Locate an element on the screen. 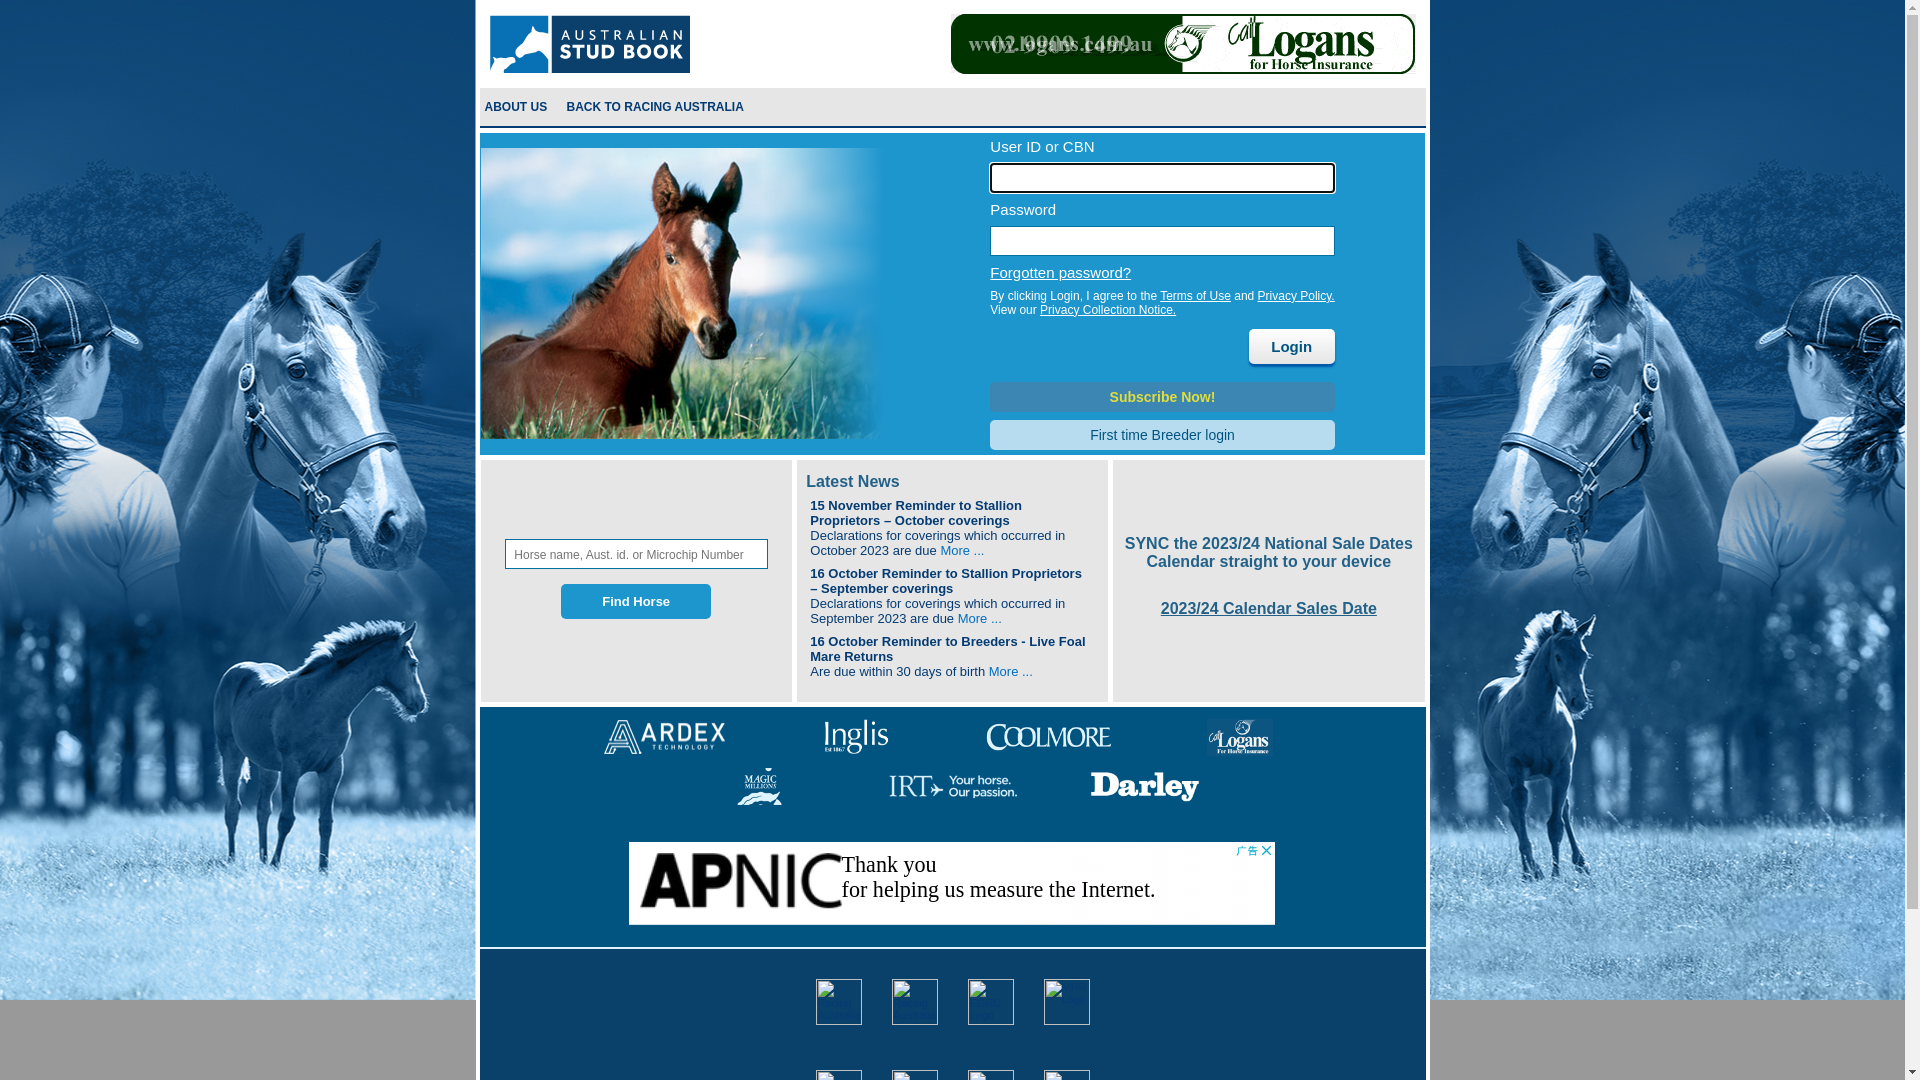  'ABOUT US' is located at coordinates (515, 107).